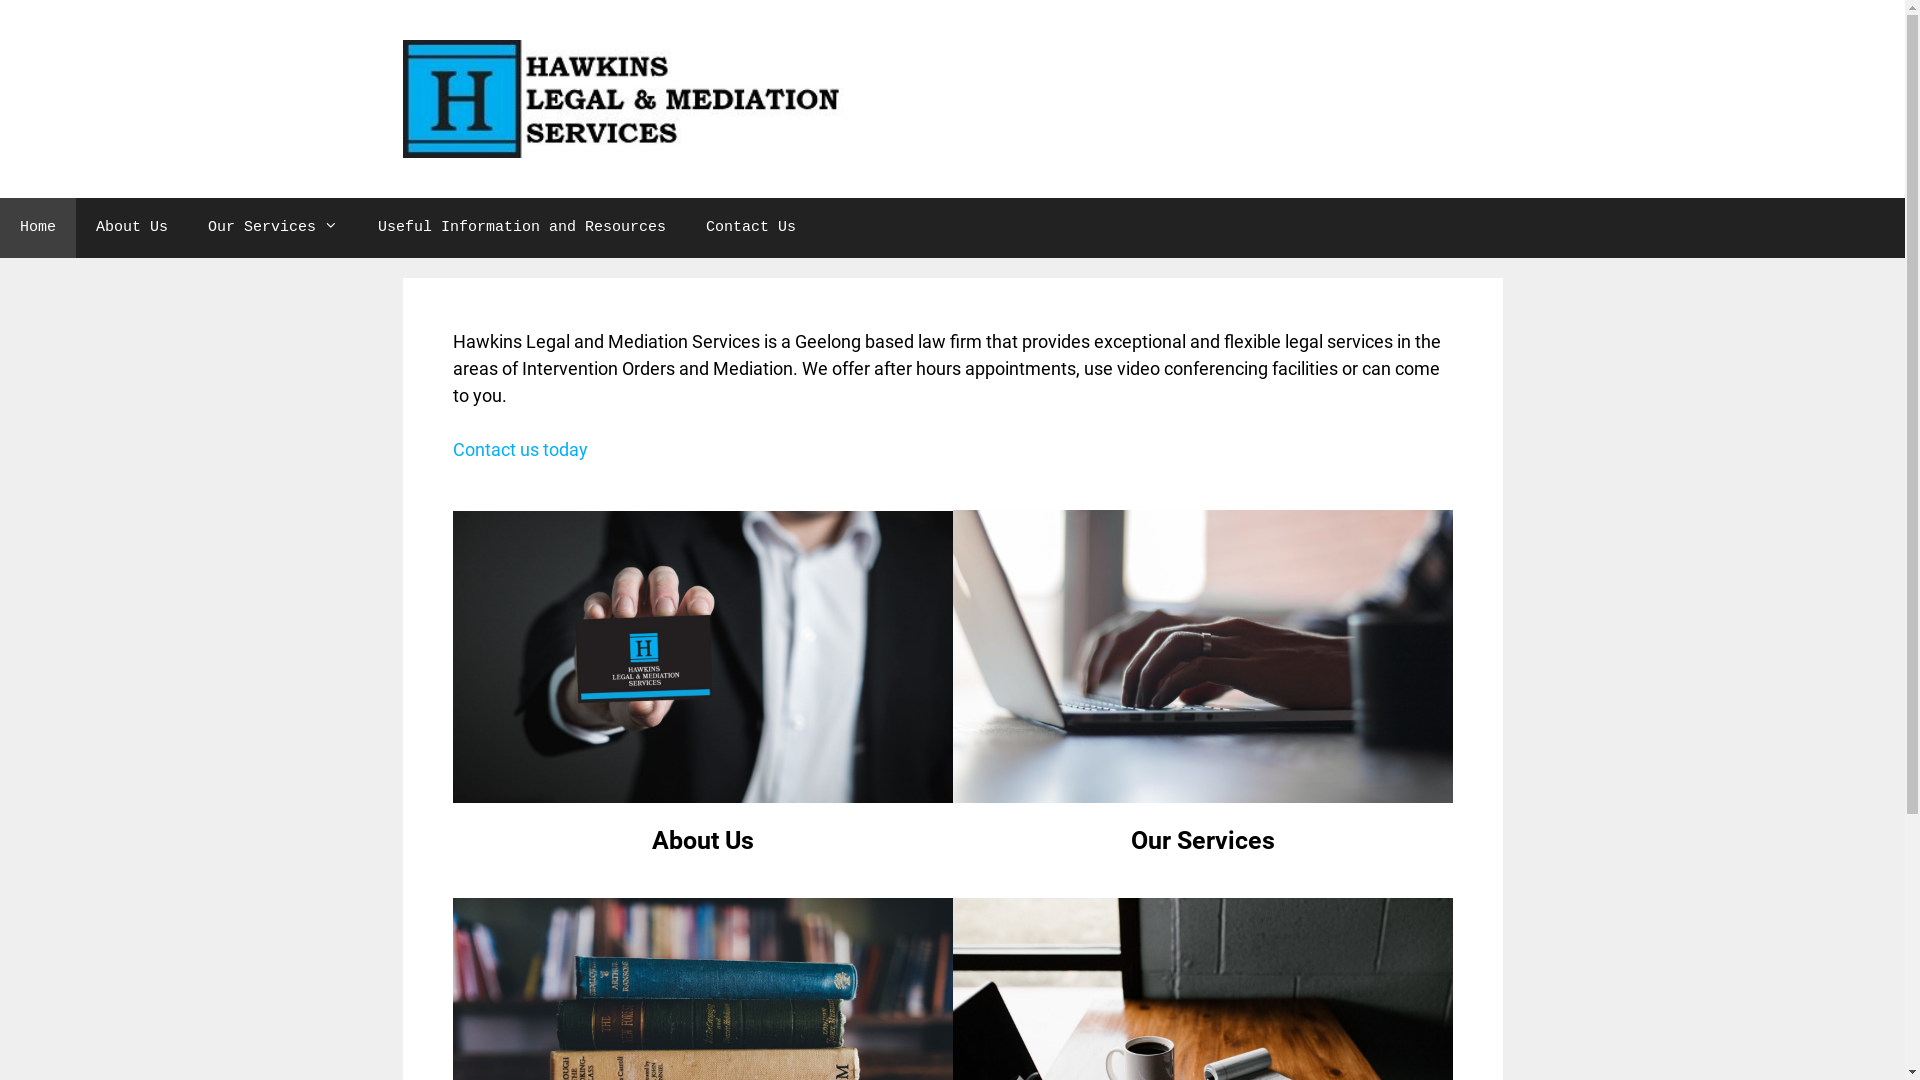  I want to click on 'Home', so click(38, 226).